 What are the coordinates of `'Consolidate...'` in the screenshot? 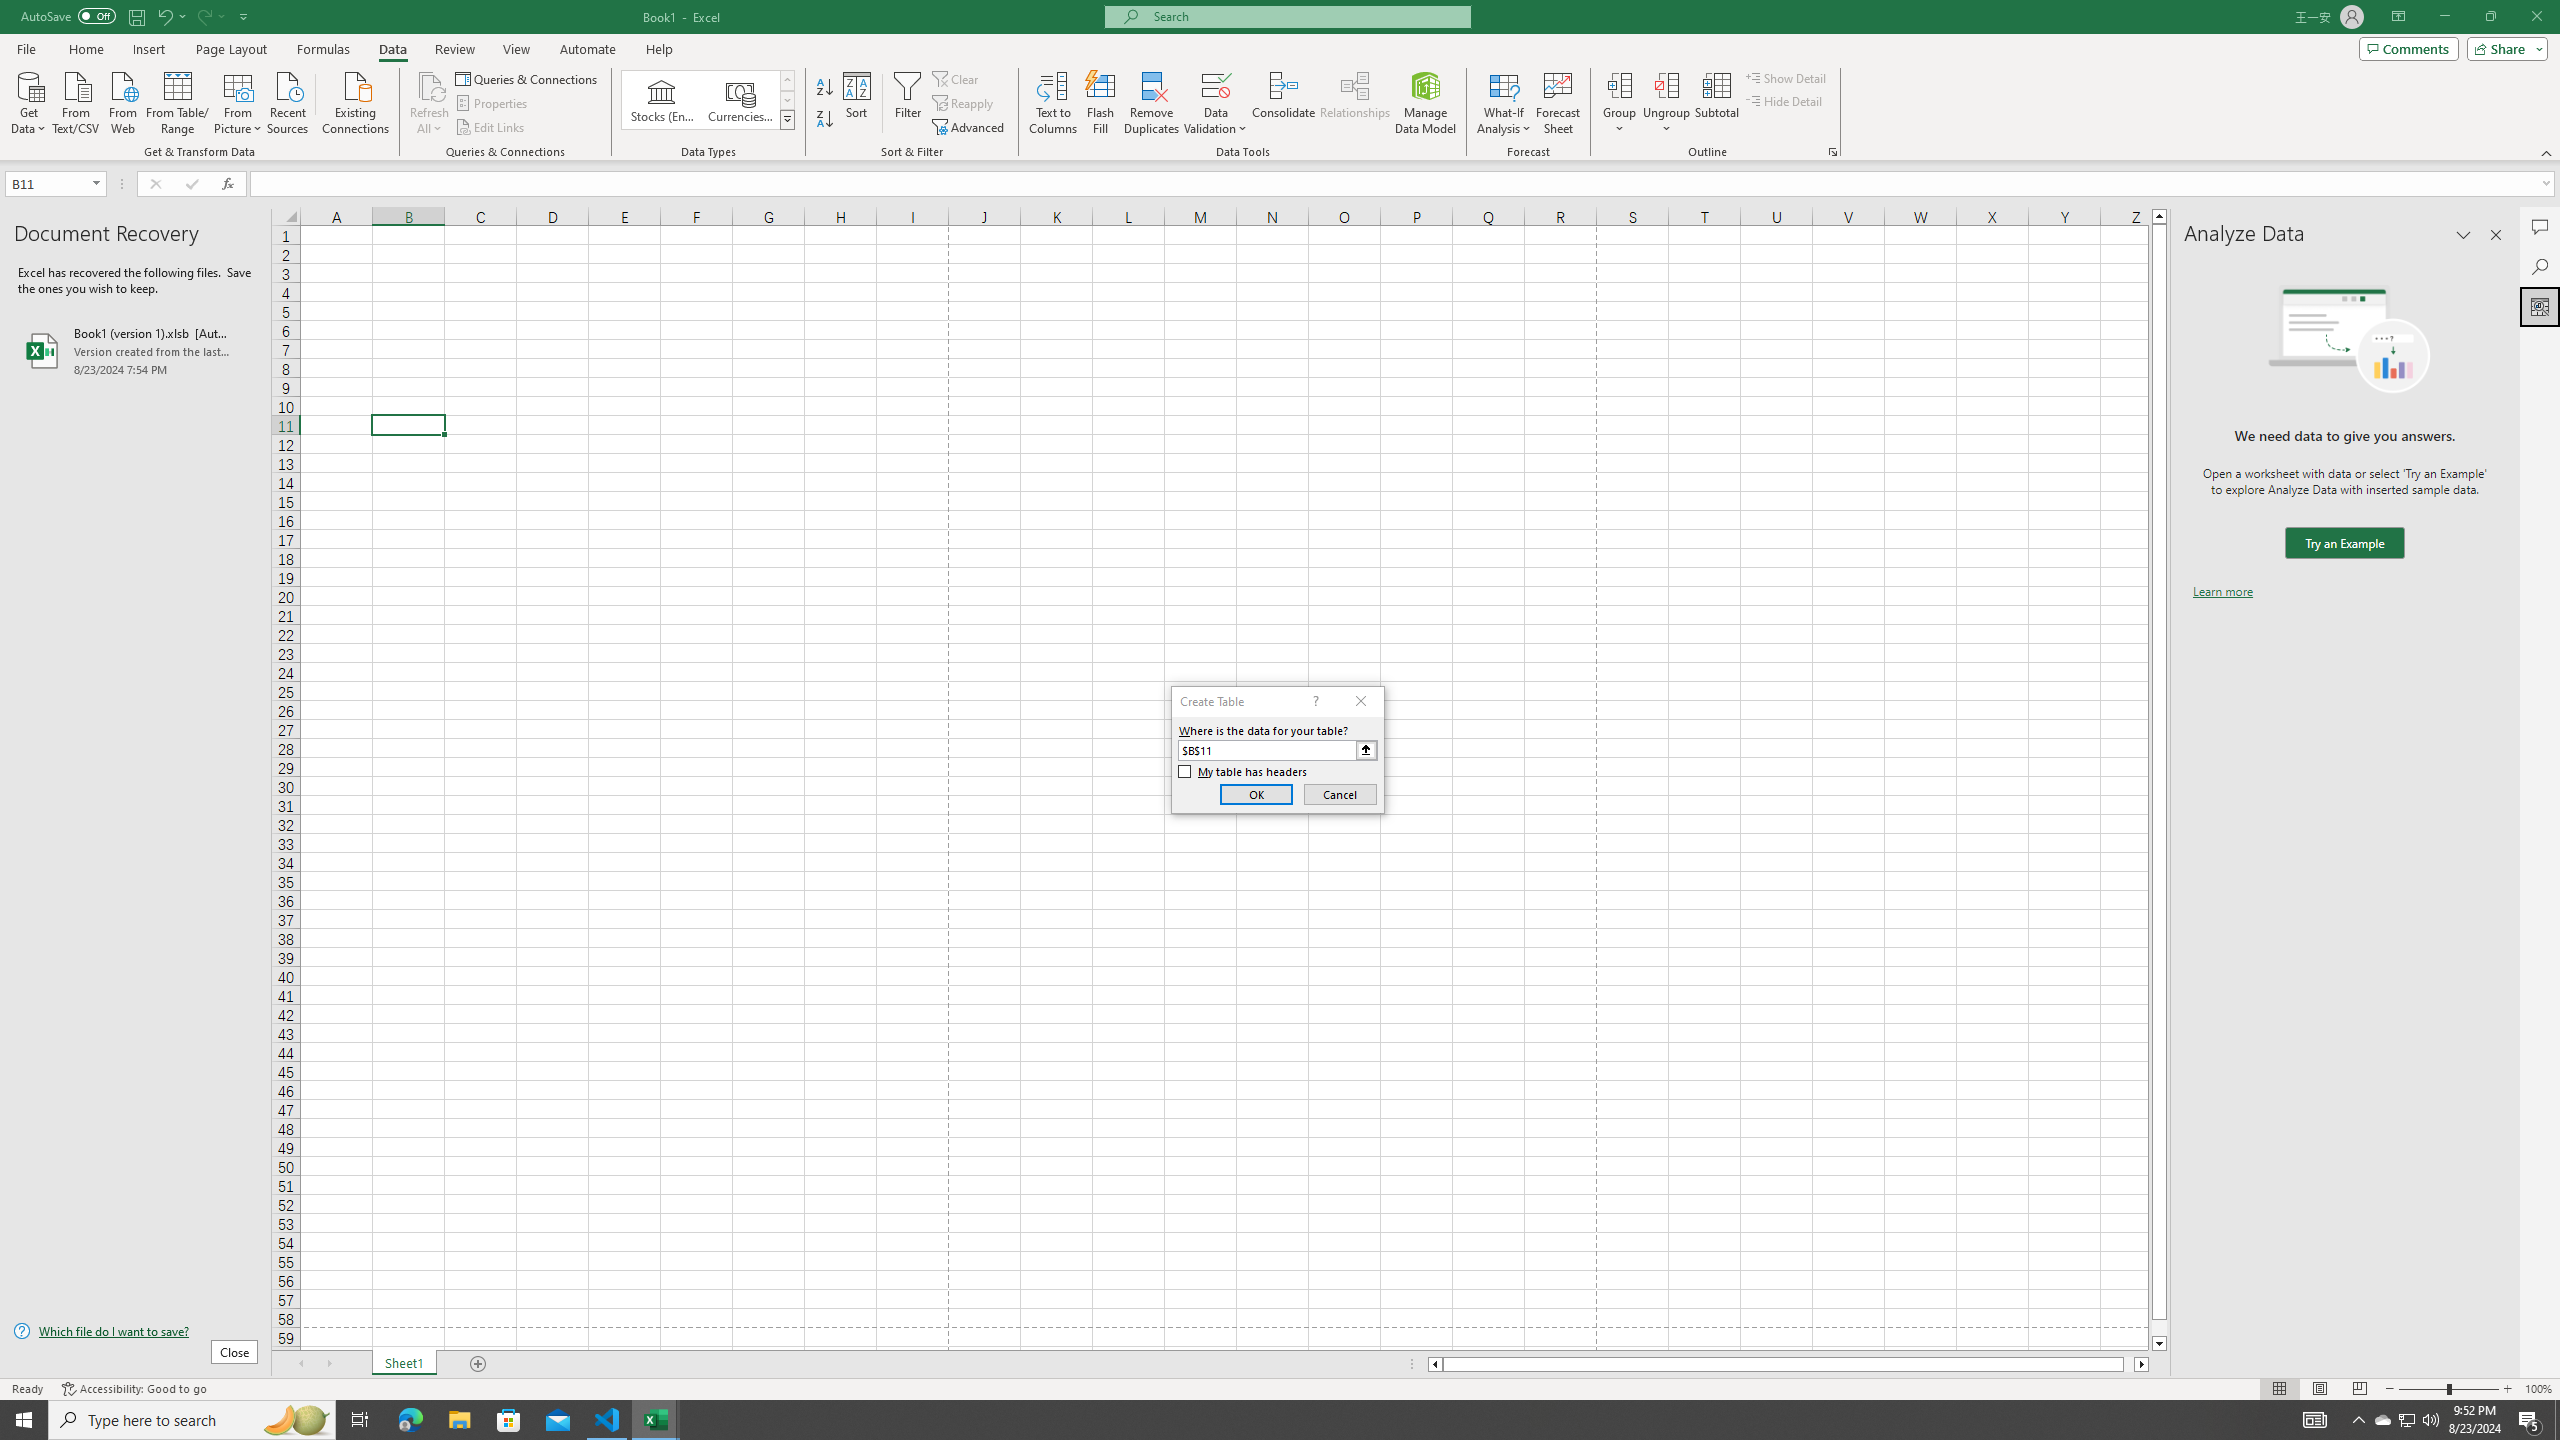 It's located at (1283, 103).